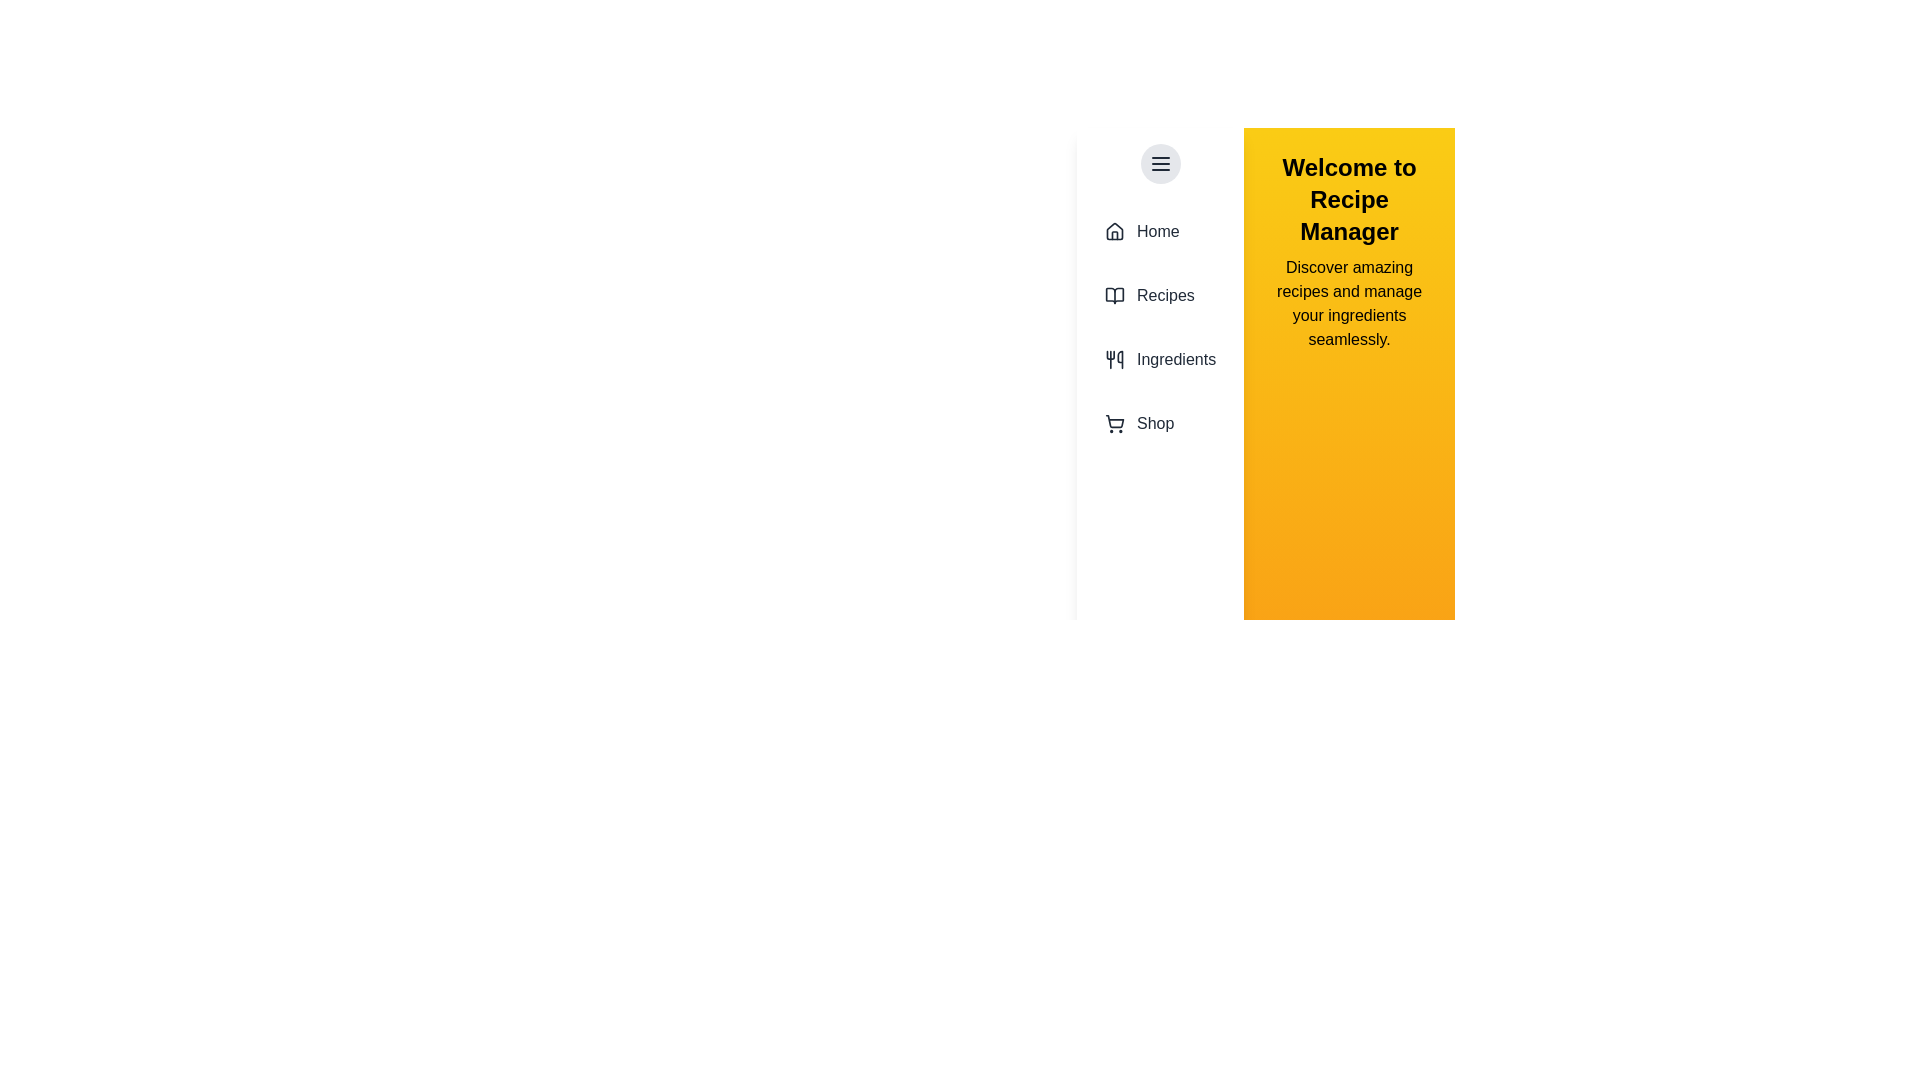 This screenshot has height=1080, width=1920. I want to click on the drawer item labeled Recipes to reveal additional information, so click(1160, 296).